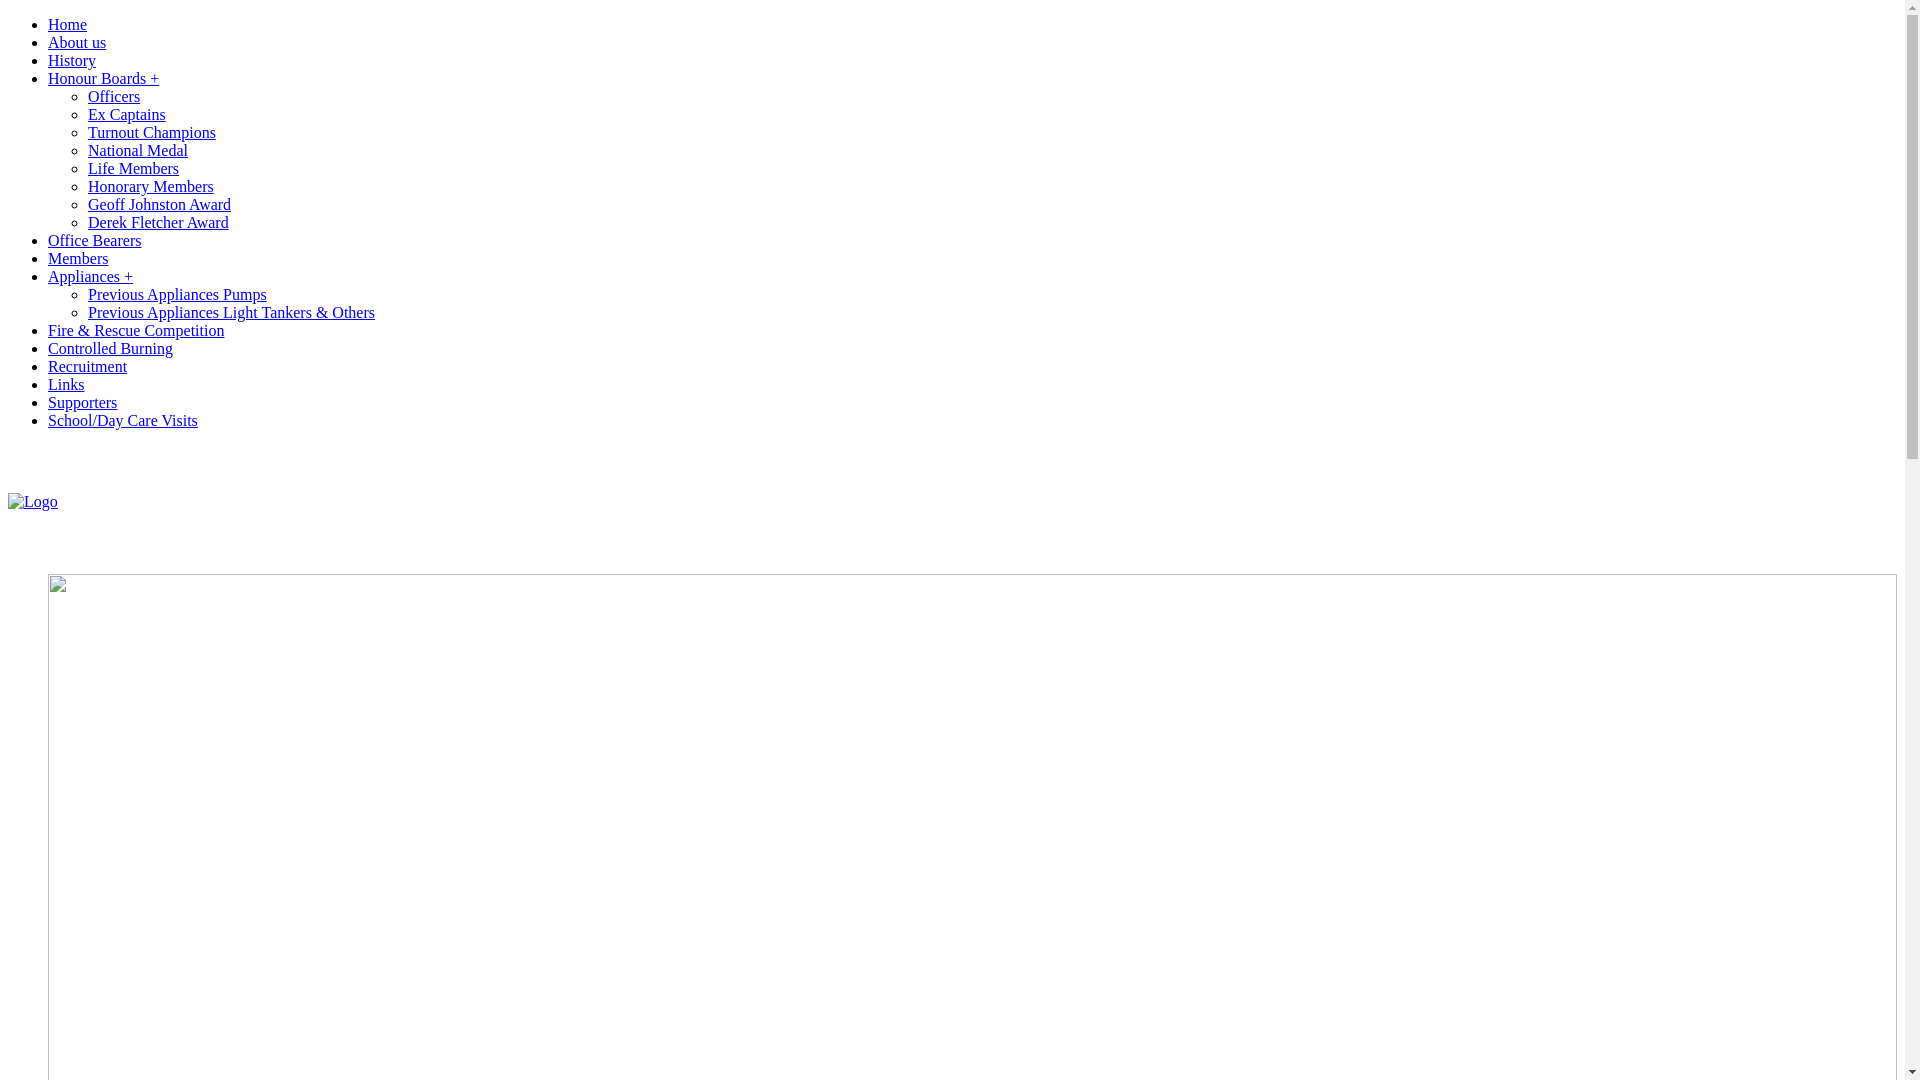 The width and height of the screenshot is (1920, 1080). I want to click on 'Derek Fletcher Award', so click(157, 222).